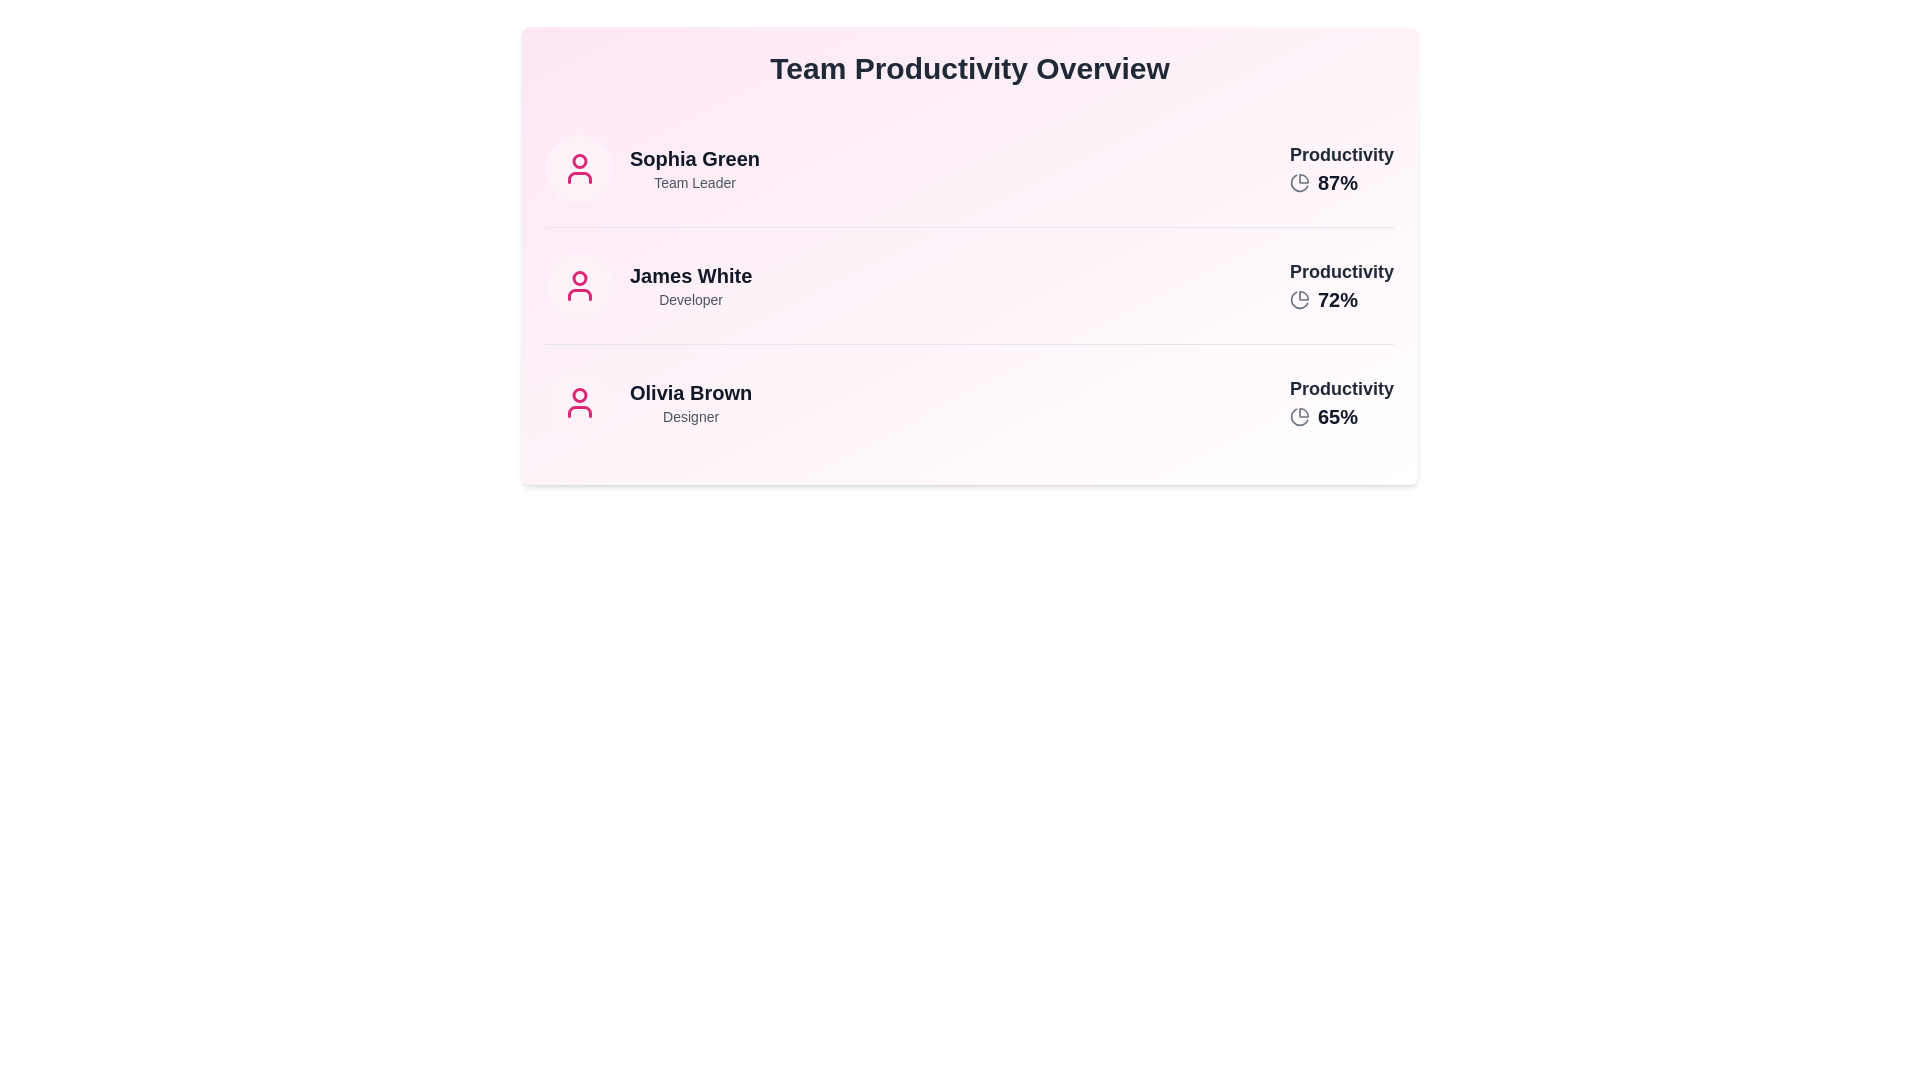  Describe the element at coordinates (579, 168) in the screenshot. I see `the profile icon with a pink background representing 'Sophia Green'` at that location.